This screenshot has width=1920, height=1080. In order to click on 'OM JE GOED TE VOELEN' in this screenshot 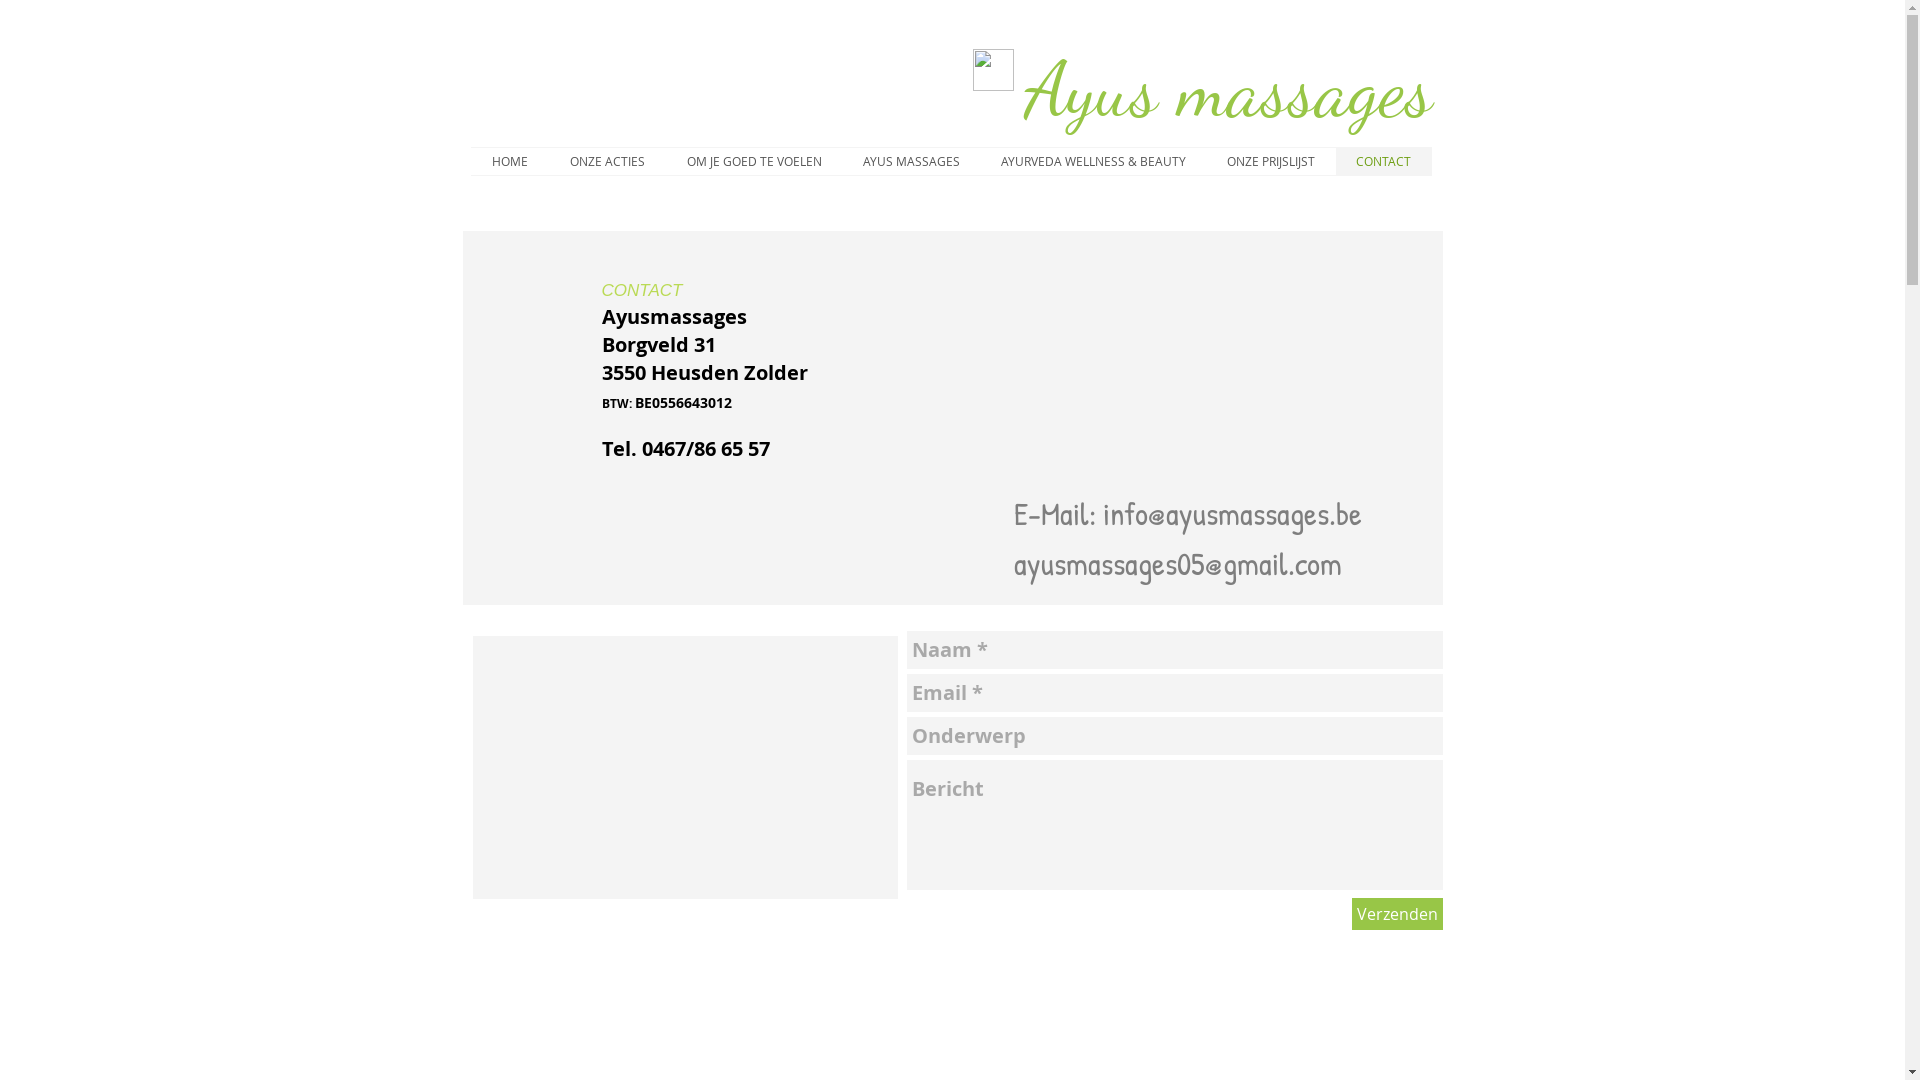, I will do `click(753, 160)`.